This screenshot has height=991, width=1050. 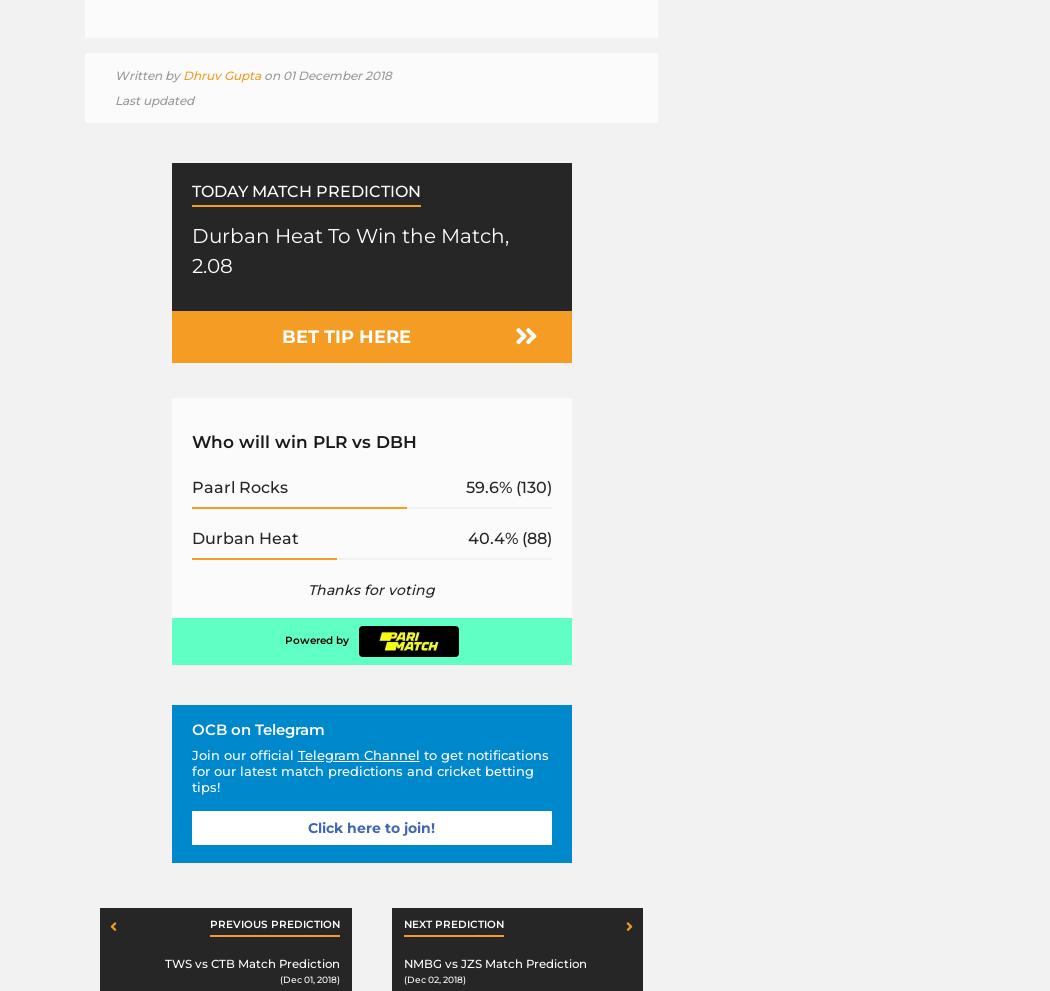 What do you see at coordinates (465, 485) in the screenshot?
I see `'59.6% (130)'` at bounding box center [465, 485].